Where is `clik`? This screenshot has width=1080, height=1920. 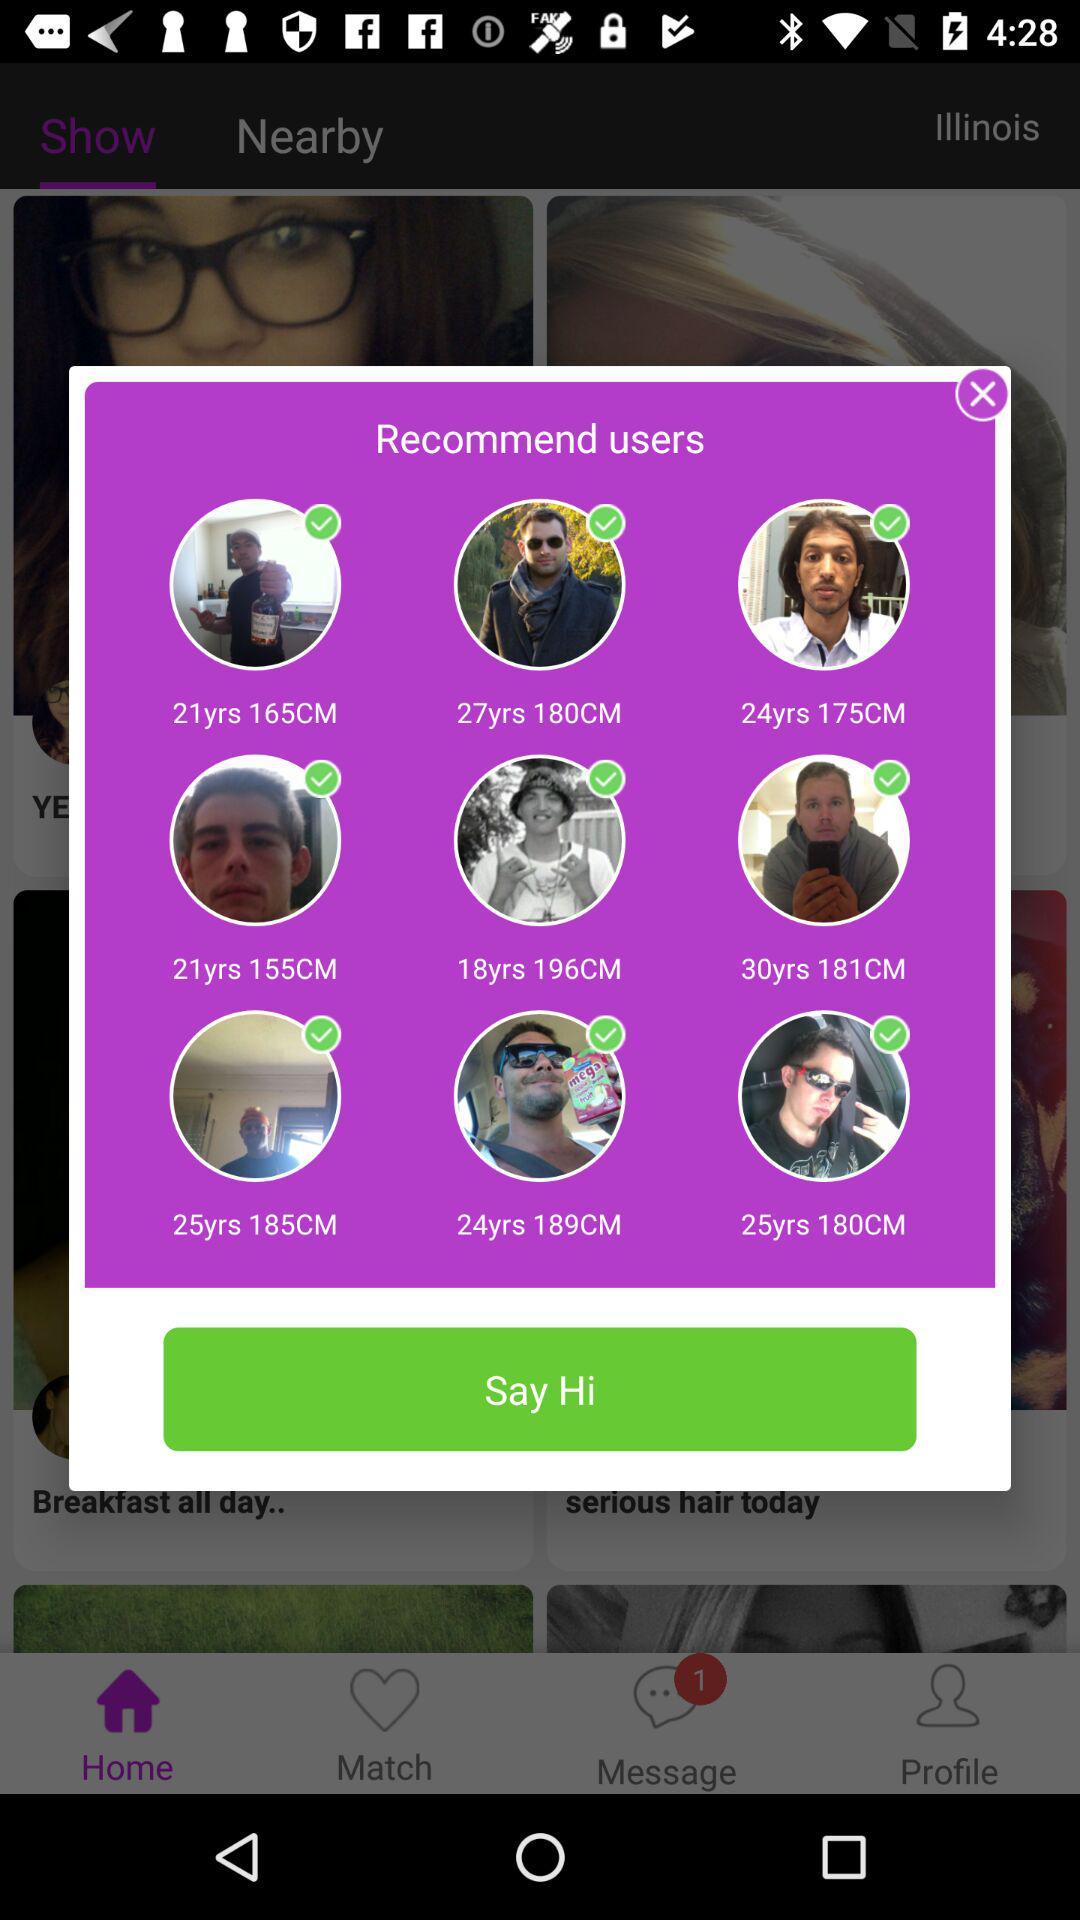
clik is located at coordinates (888, 523).